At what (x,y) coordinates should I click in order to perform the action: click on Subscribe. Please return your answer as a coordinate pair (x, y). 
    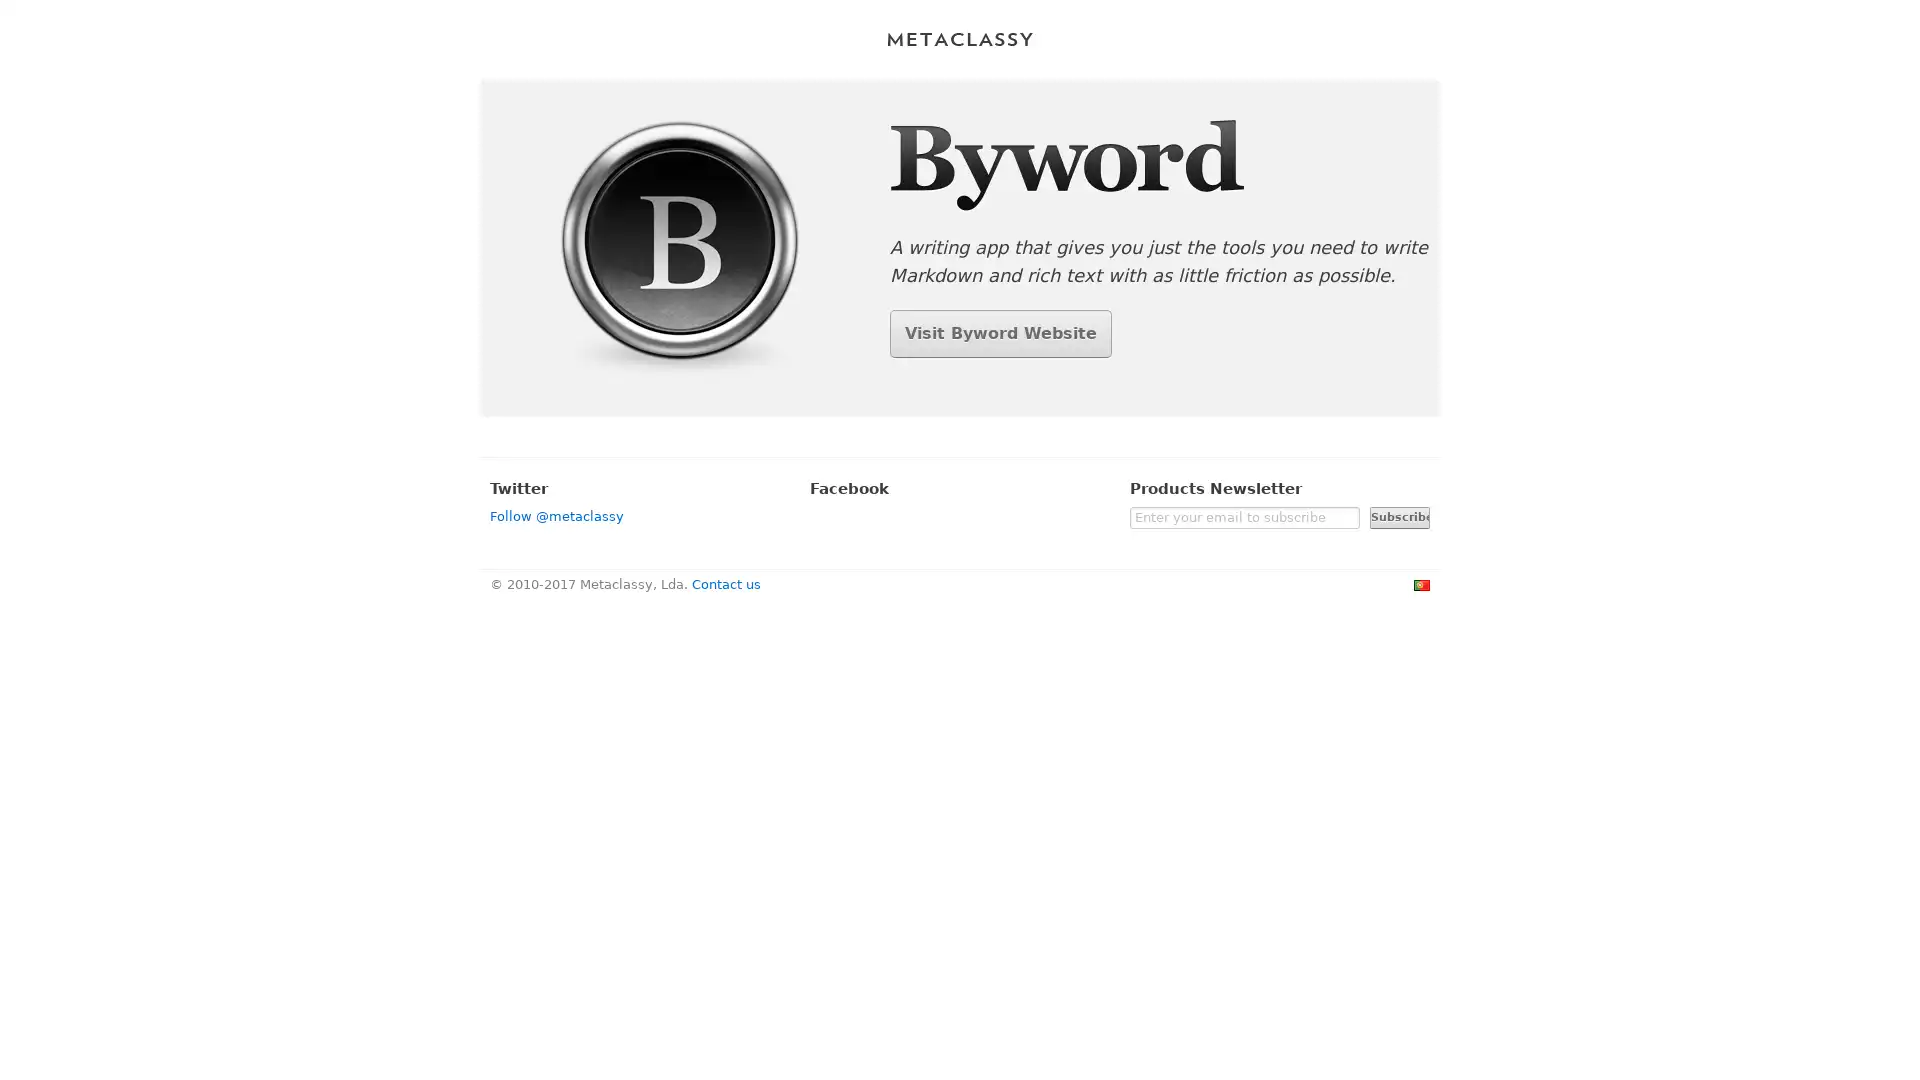
    Looking at the image, I should click on (1399, 515).